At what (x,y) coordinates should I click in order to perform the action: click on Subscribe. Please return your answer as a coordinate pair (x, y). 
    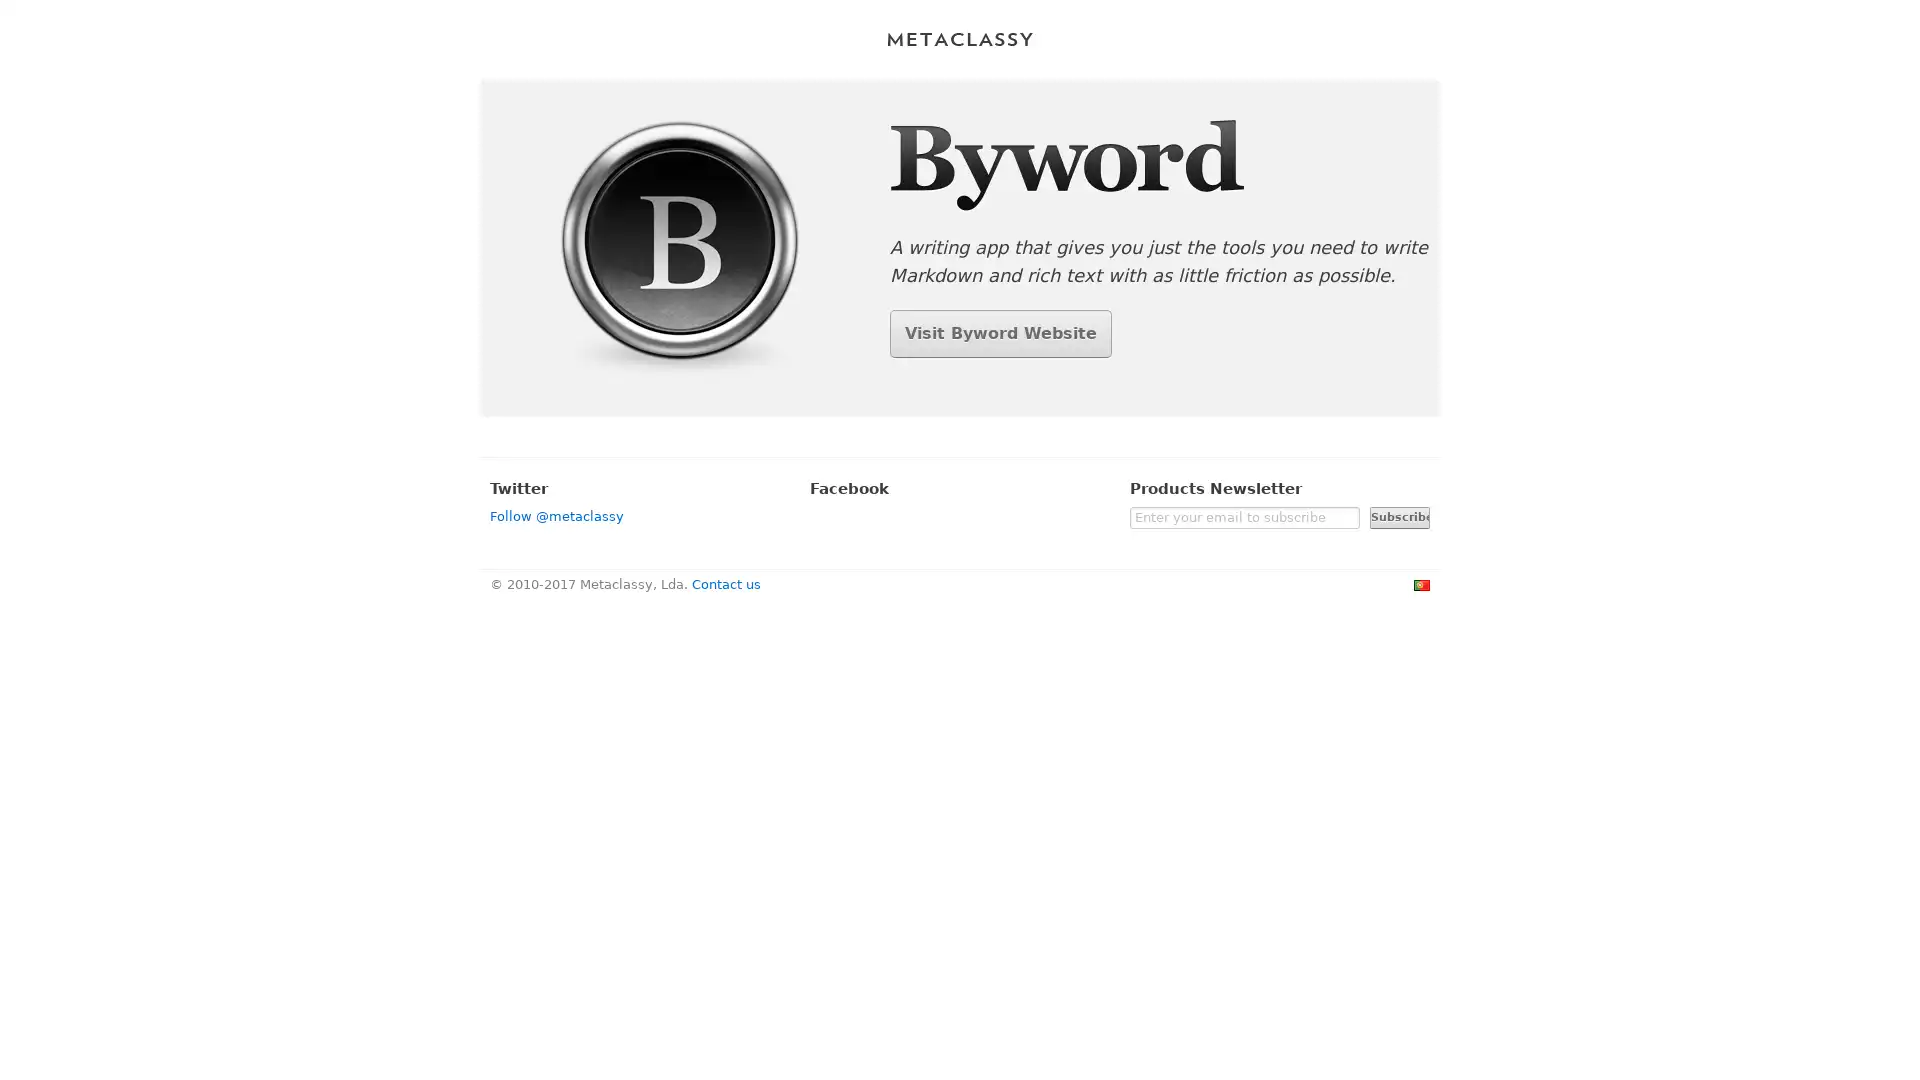
    Looking at the image, I should click on (1399, 515).